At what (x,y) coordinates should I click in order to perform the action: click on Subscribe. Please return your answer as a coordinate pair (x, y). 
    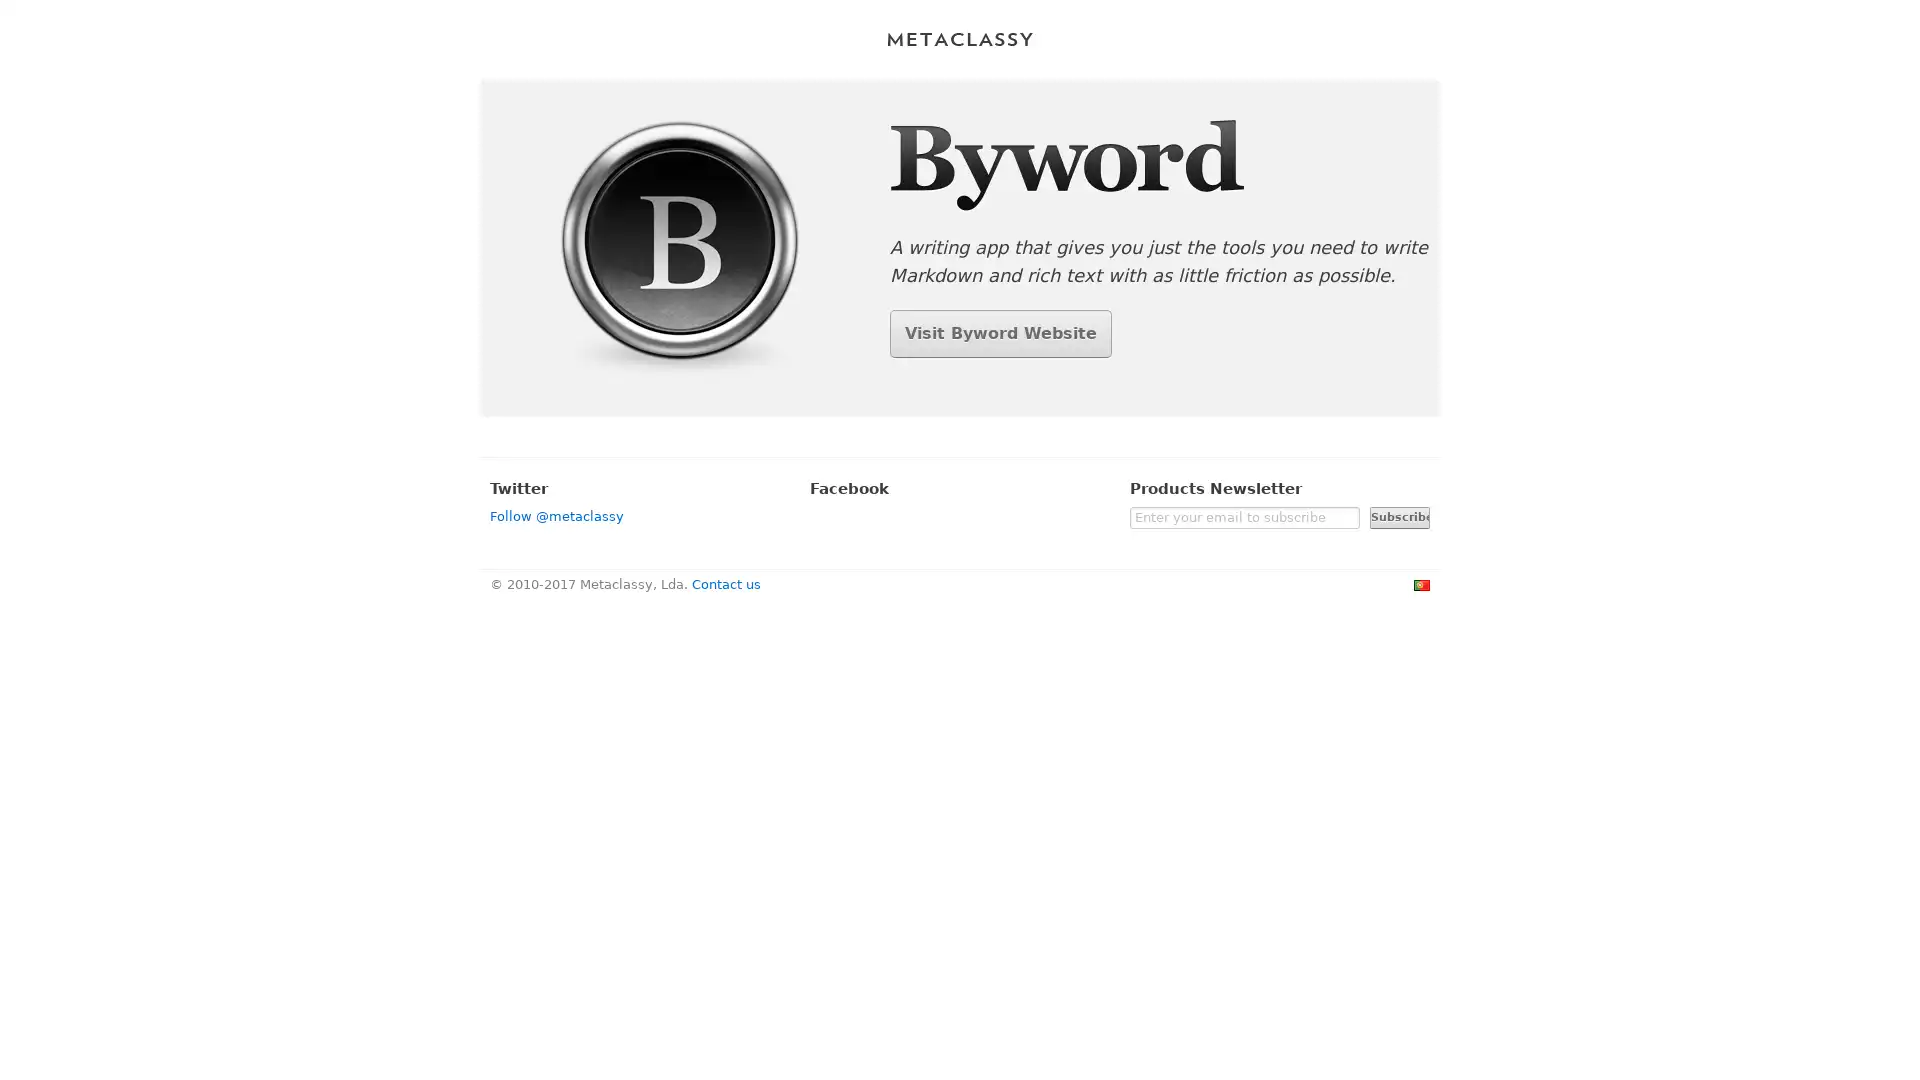
    Looking at the image, I should click on (1399, 515).